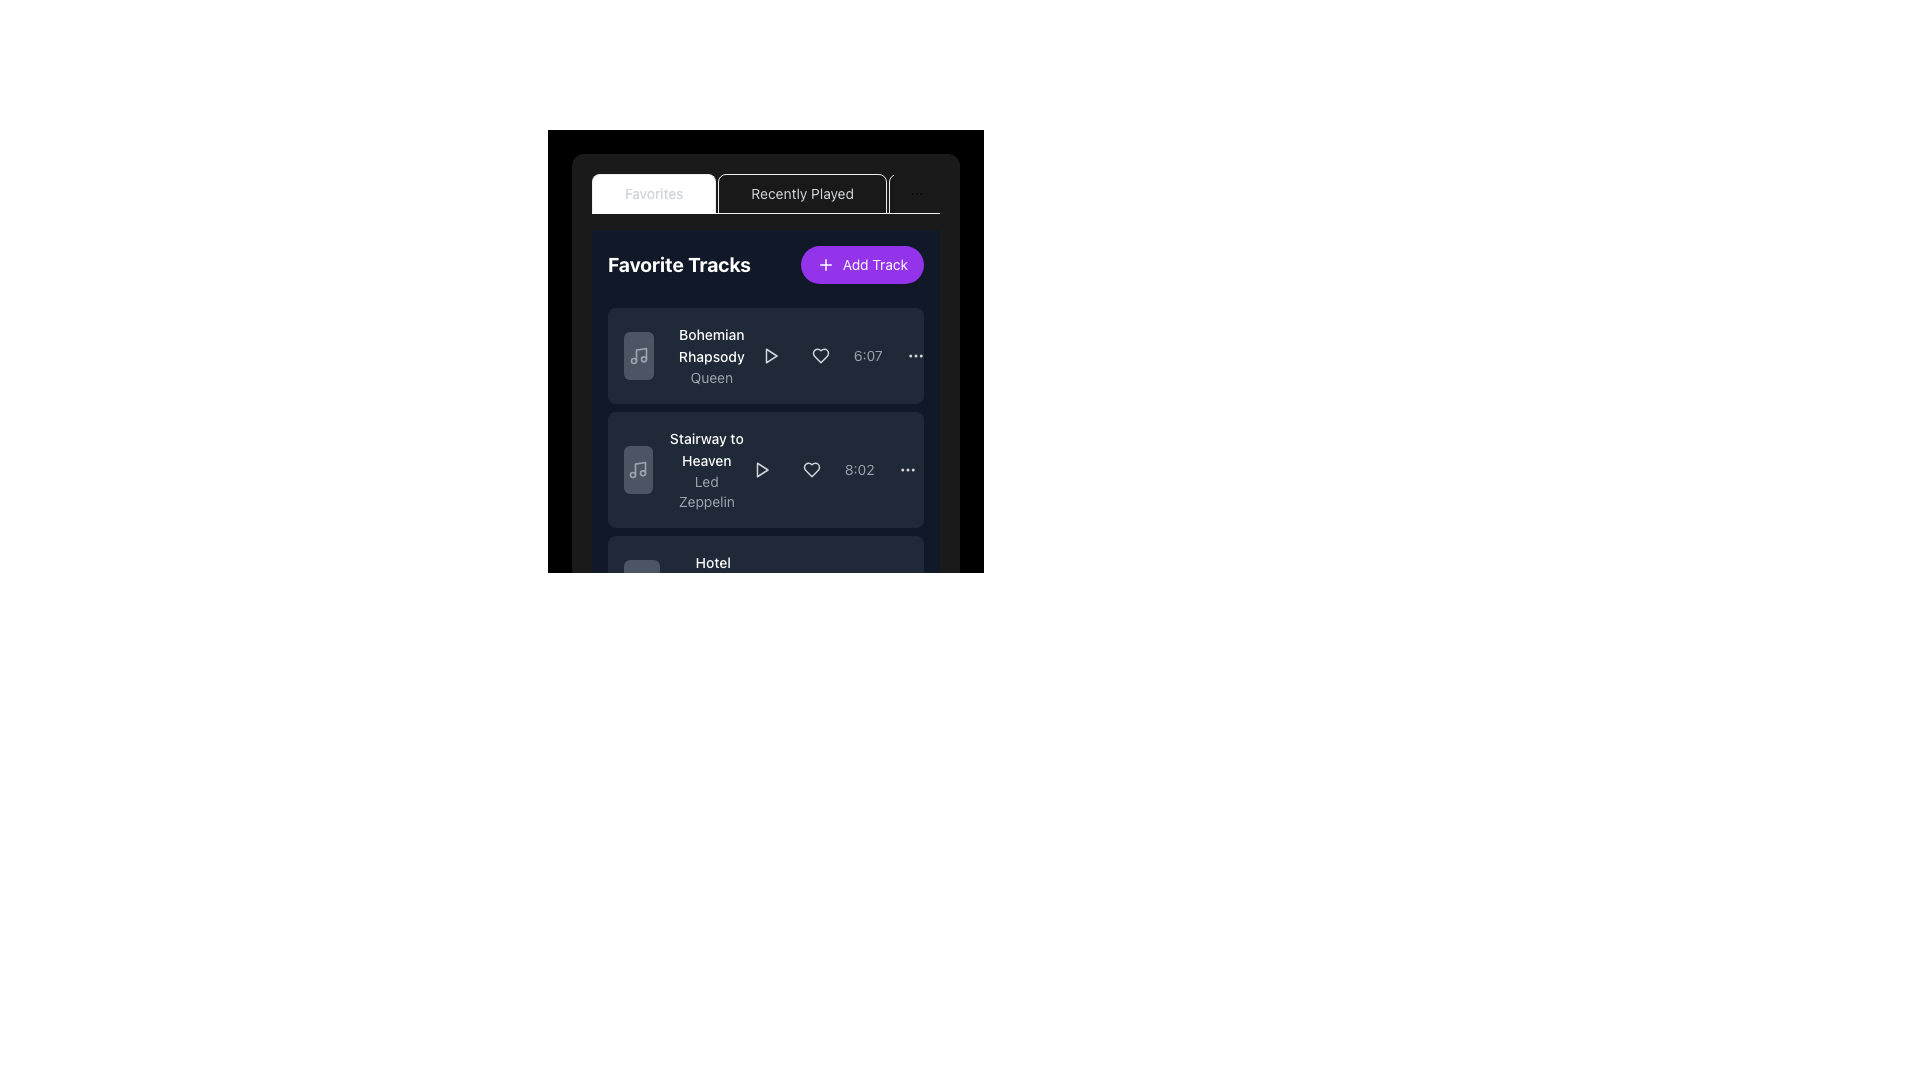 The width and height of the screenshot is (1920, 1080). What do you see at coordinates (862, 264) in the screenshot?
I see `the button that adds a new track to the favorite tracks list, located in the upper-right portion of the 'Favorite Tracks' section` at bounding box center [862, 264].